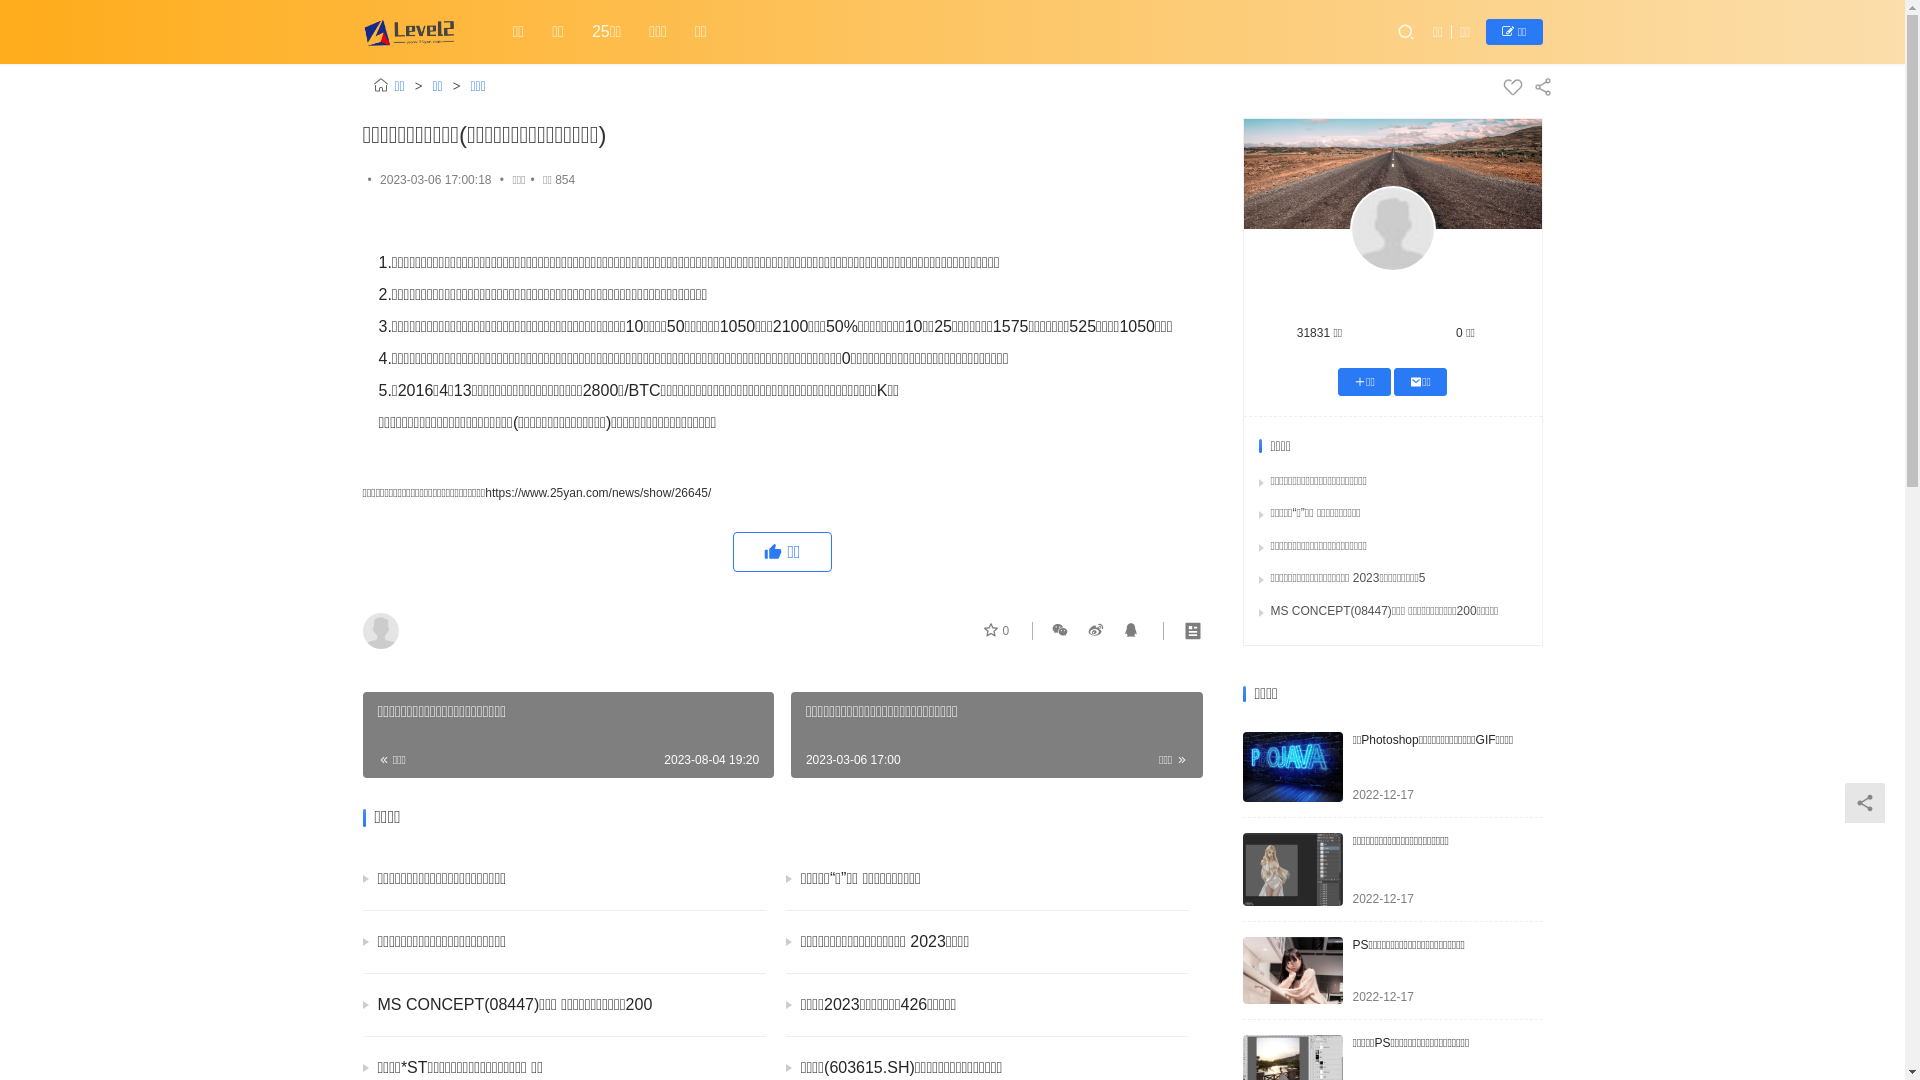 This screenshot has height=1080, width=1920. I want to click on '0', so click(996, 631).